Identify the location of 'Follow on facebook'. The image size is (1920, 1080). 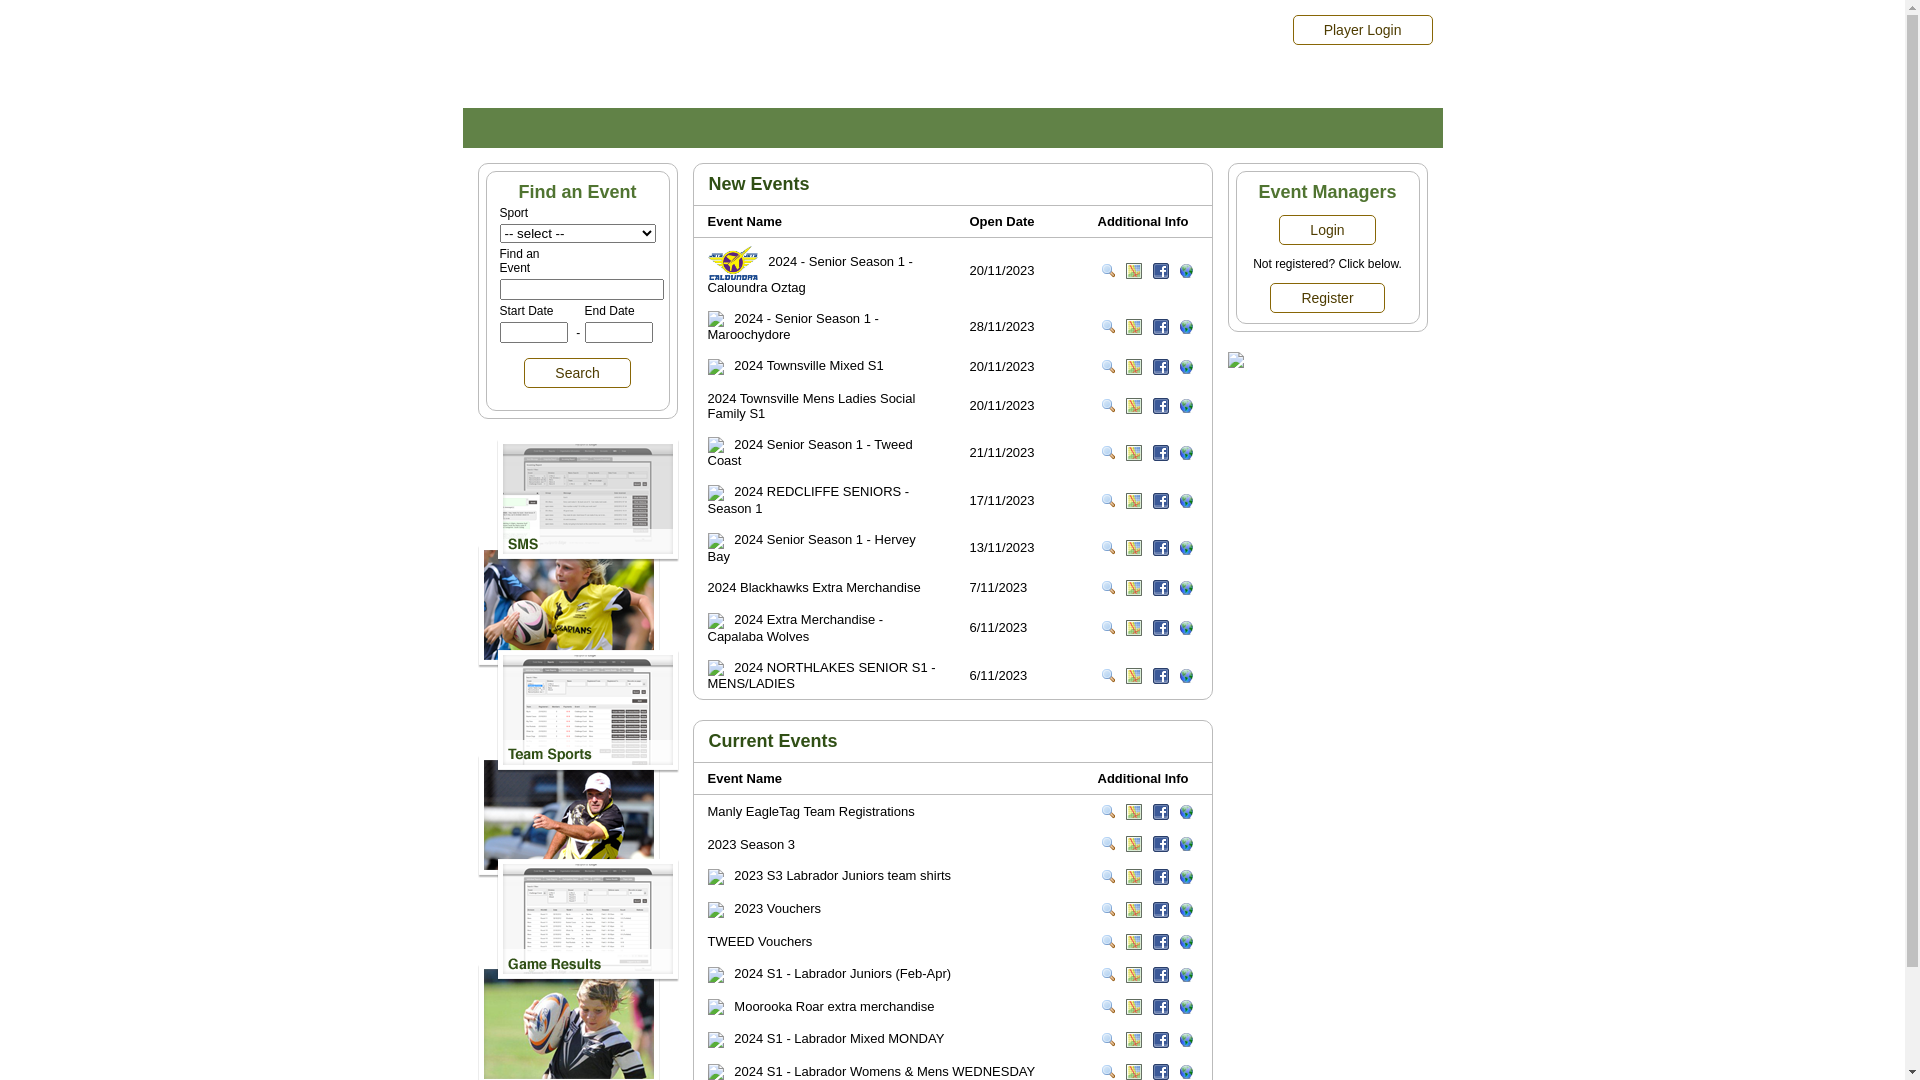
(1161, 844).